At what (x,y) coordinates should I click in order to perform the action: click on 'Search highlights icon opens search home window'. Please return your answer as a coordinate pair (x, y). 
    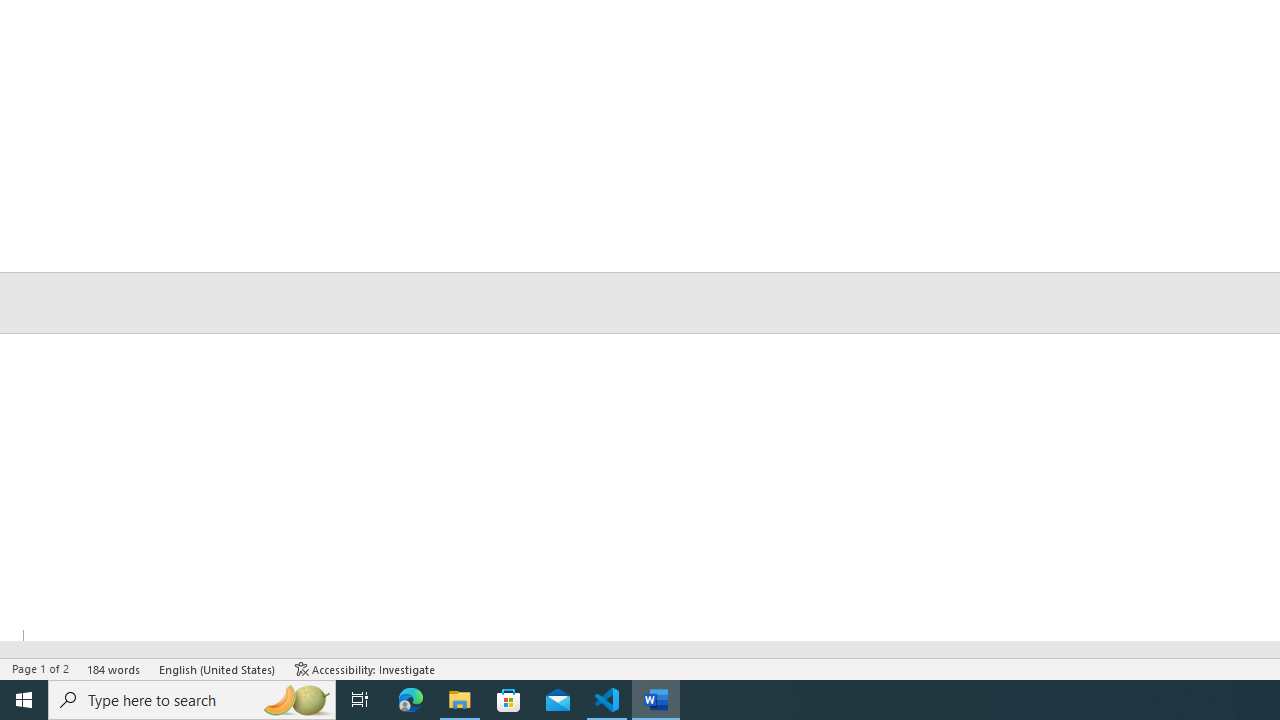
    Looking at the image, I should click on (294, 698).